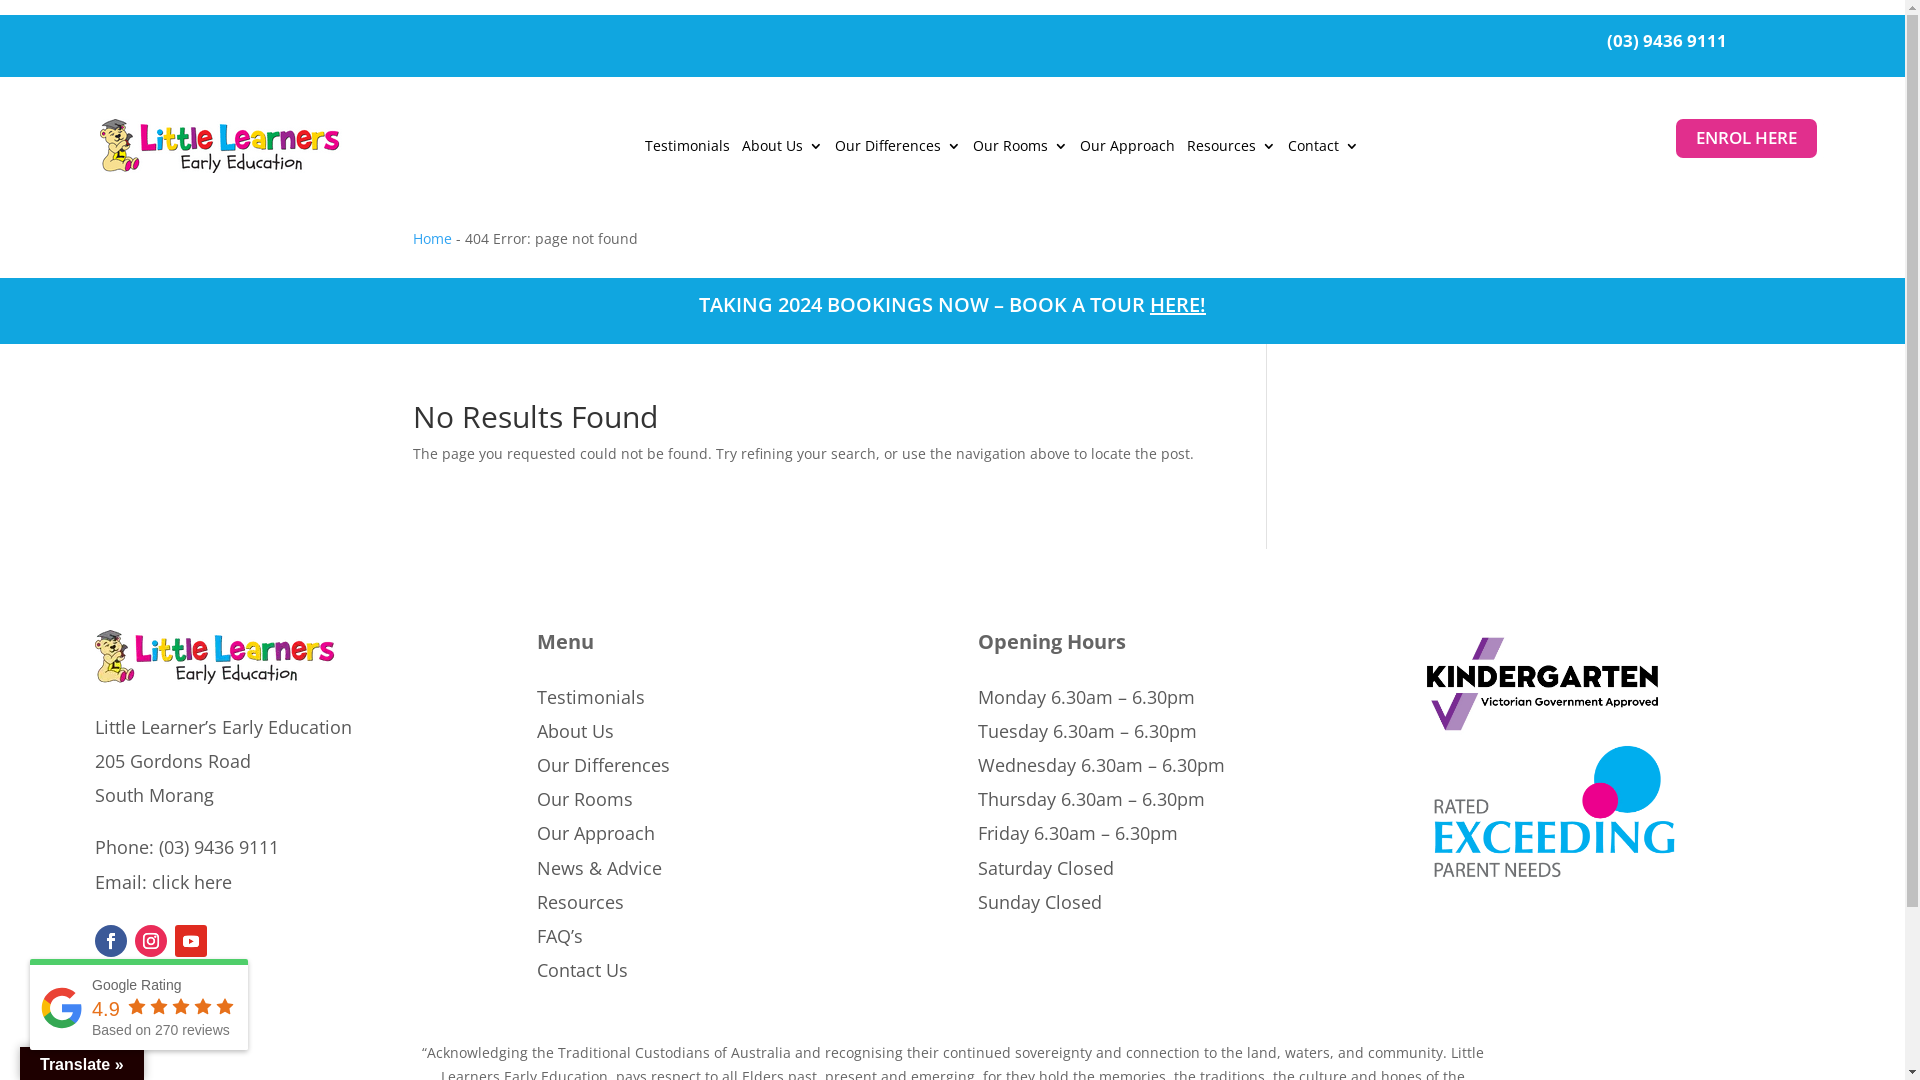  I want to click on 'Home', so click(430, 237).